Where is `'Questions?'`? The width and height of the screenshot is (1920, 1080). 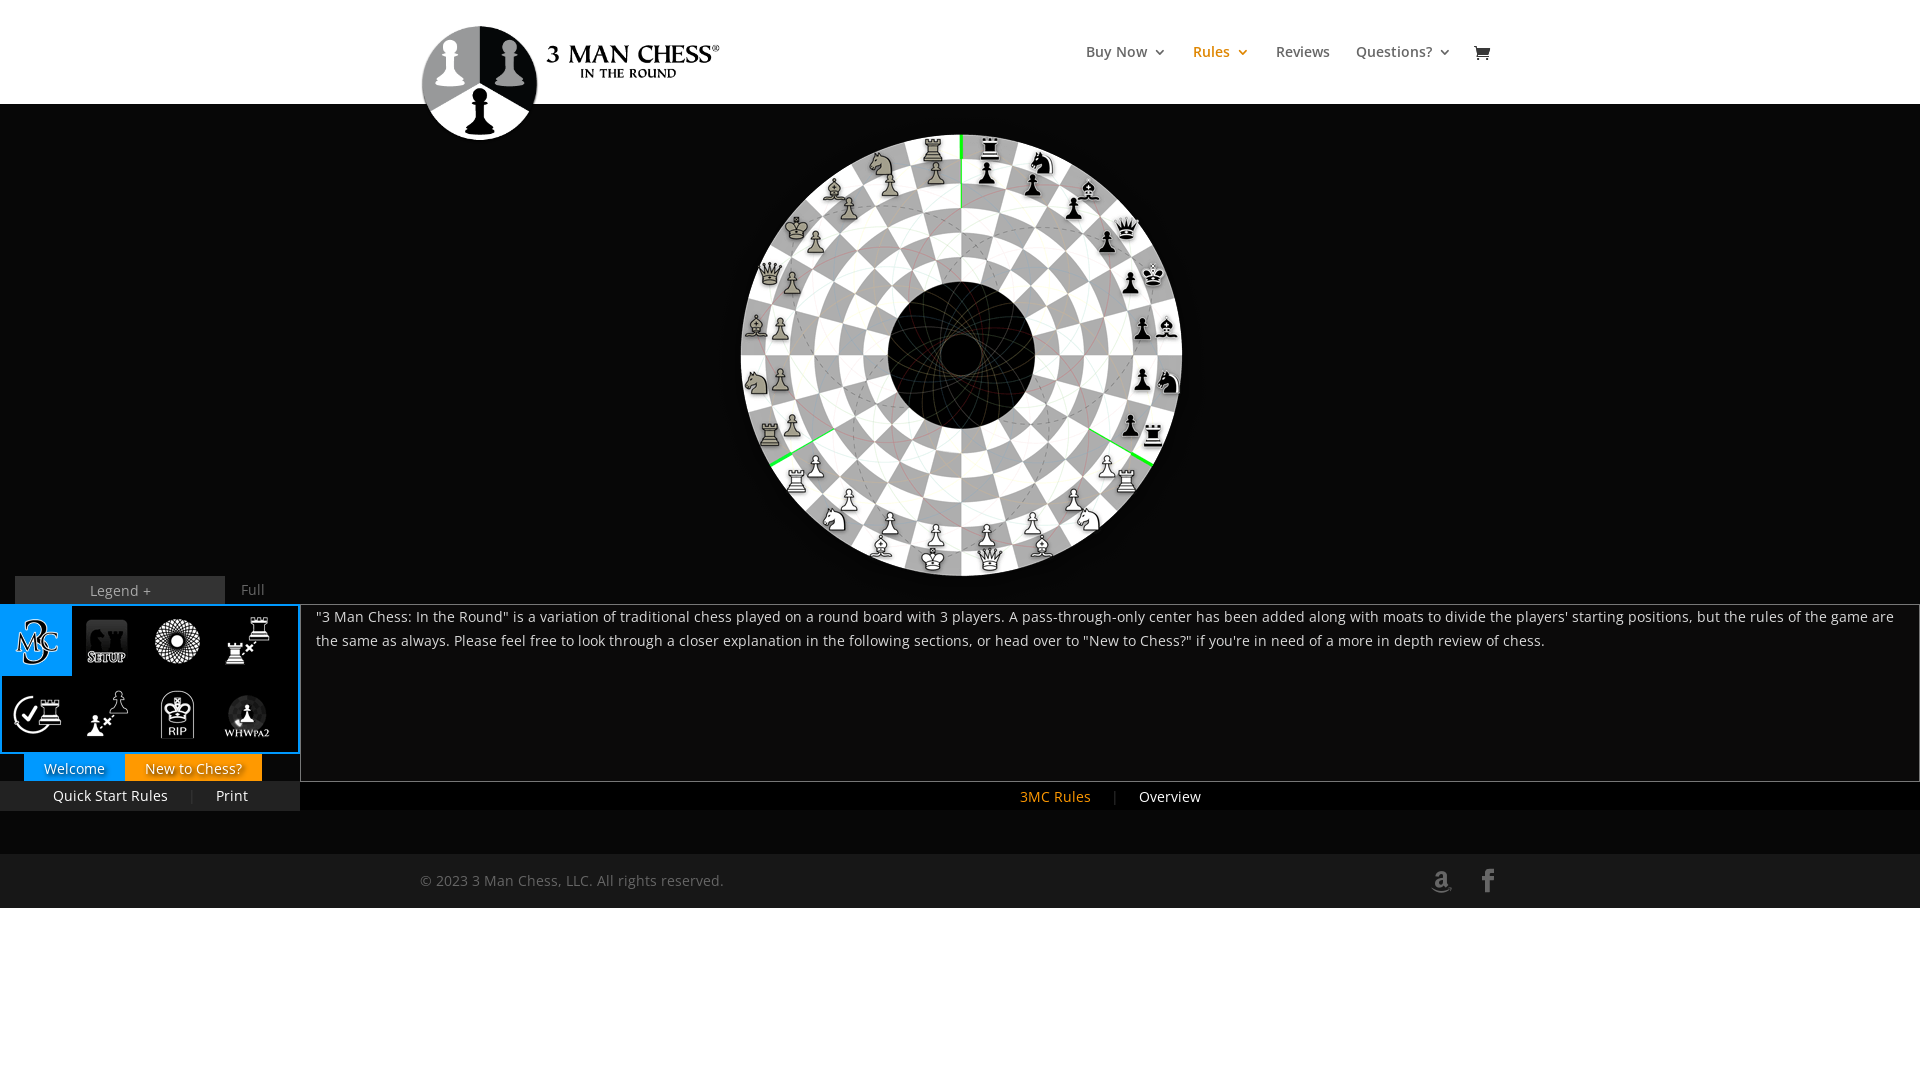
'Questions?' is located at coordinates (1402, 73).